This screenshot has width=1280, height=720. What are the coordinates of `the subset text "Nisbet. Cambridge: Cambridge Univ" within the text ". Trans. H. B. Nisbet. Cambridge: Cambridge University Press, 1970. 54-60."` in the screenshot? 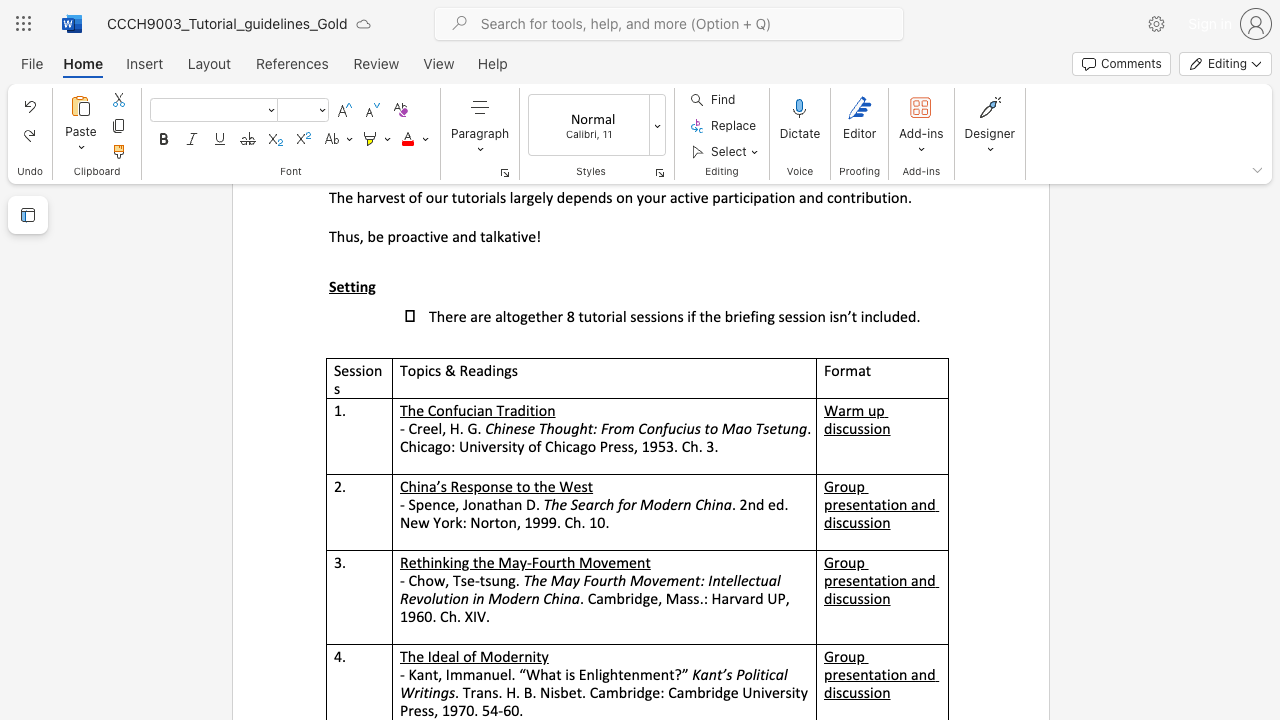 It's located at (540, 691).